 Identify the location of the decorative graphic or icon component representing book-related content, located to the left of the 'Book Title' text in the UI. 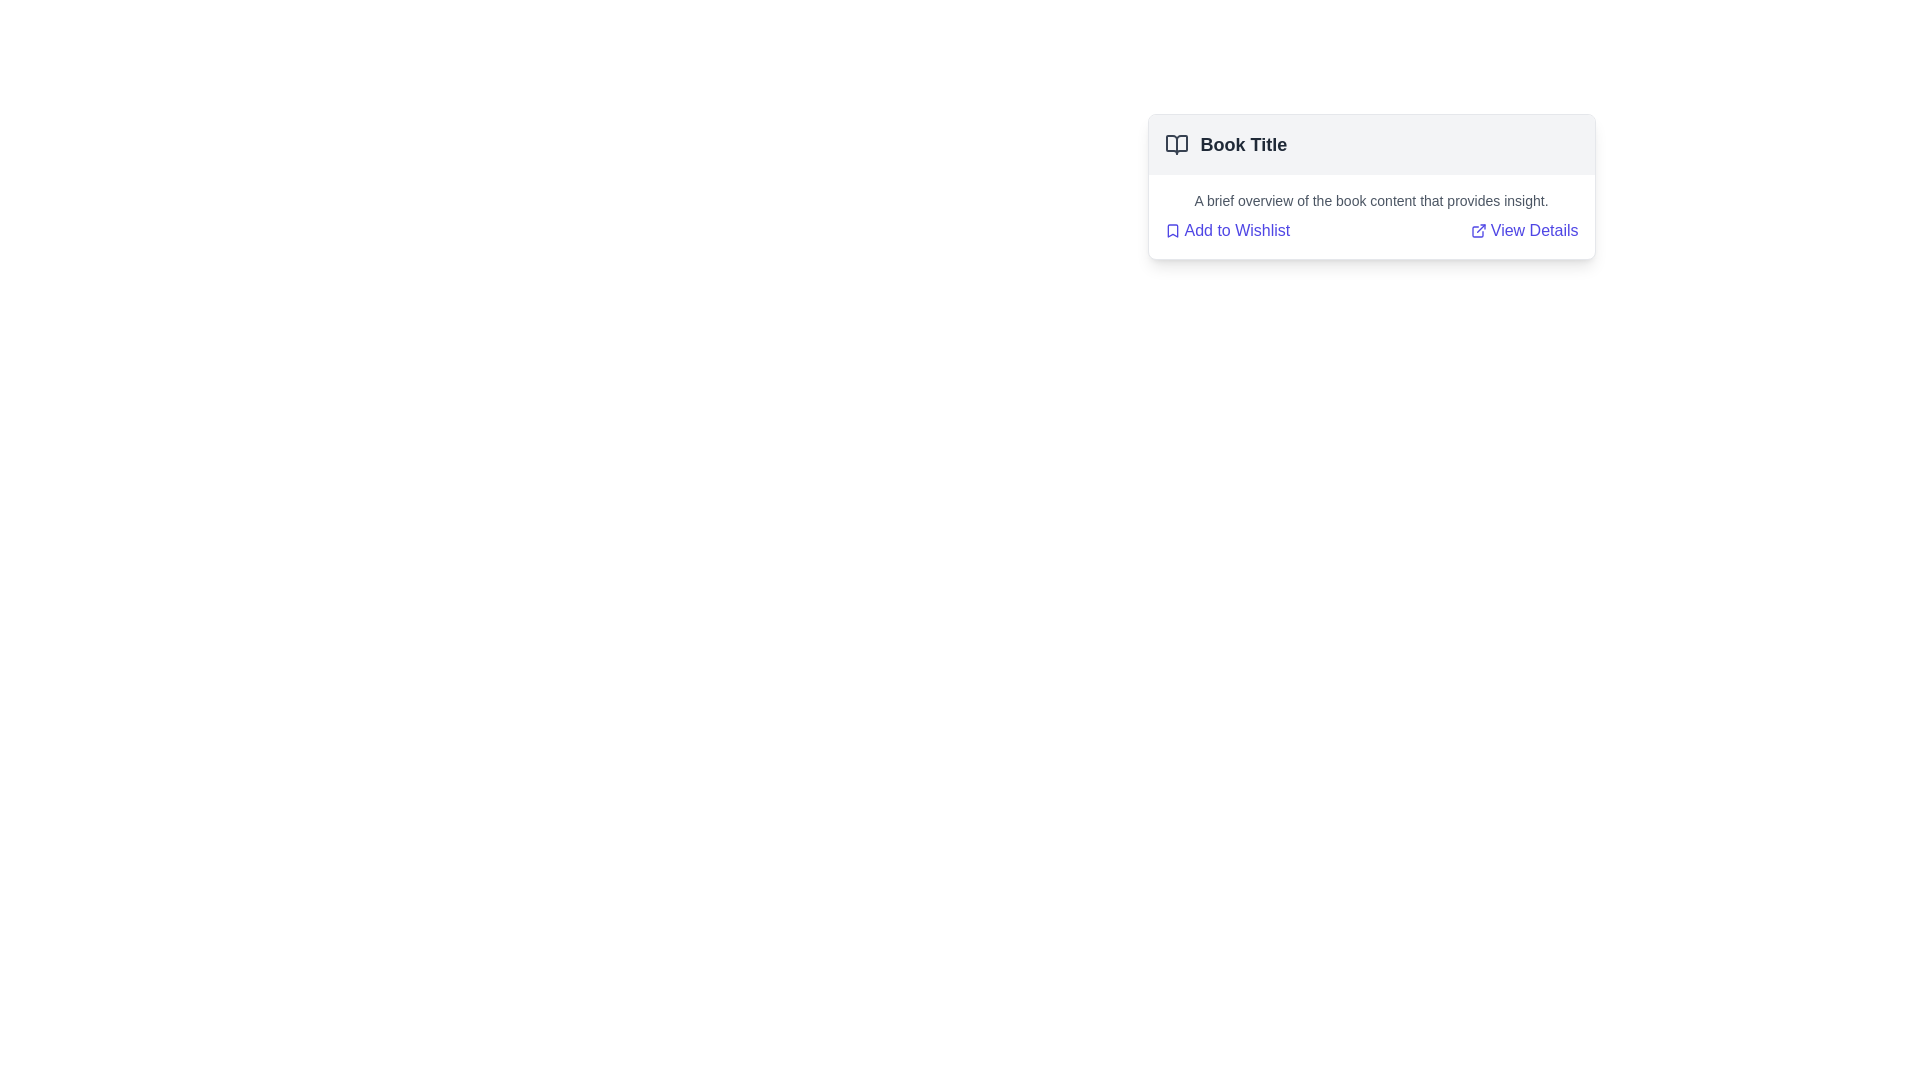
(1176, 144).